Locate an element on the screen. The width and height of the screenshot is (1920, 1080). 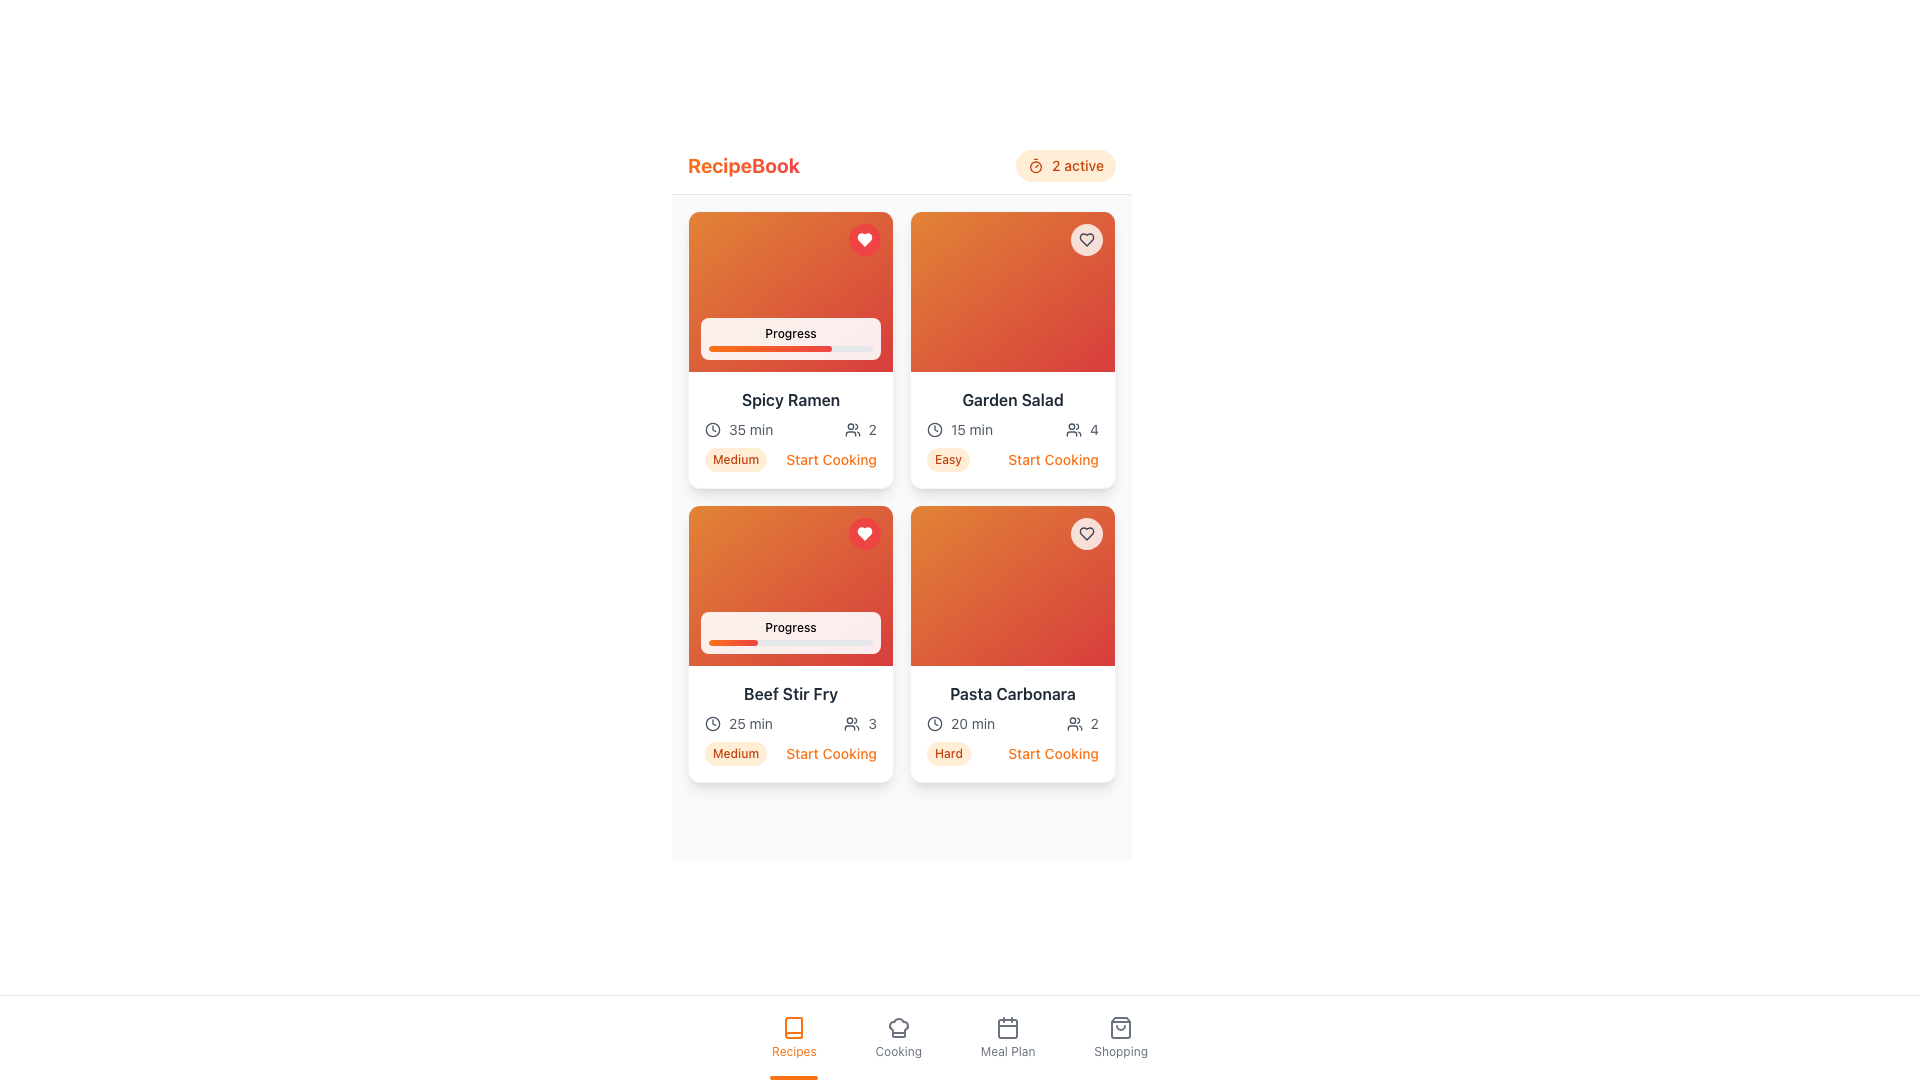
the 'Start Cooking' button located in the lower section of the Spicy Ramen card to observe any hover effects like color change is located at coordinates (831, 459).